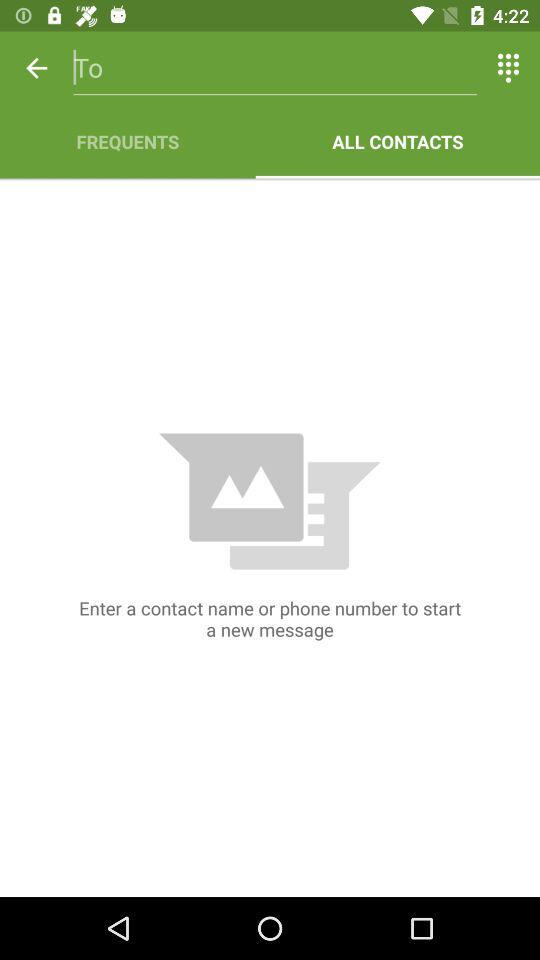 Image resolution: width=540 pixels, height=960 pixels. Describe the element at coordinates (274, 68) in the screenshot. I see `app above frequents` at that location.